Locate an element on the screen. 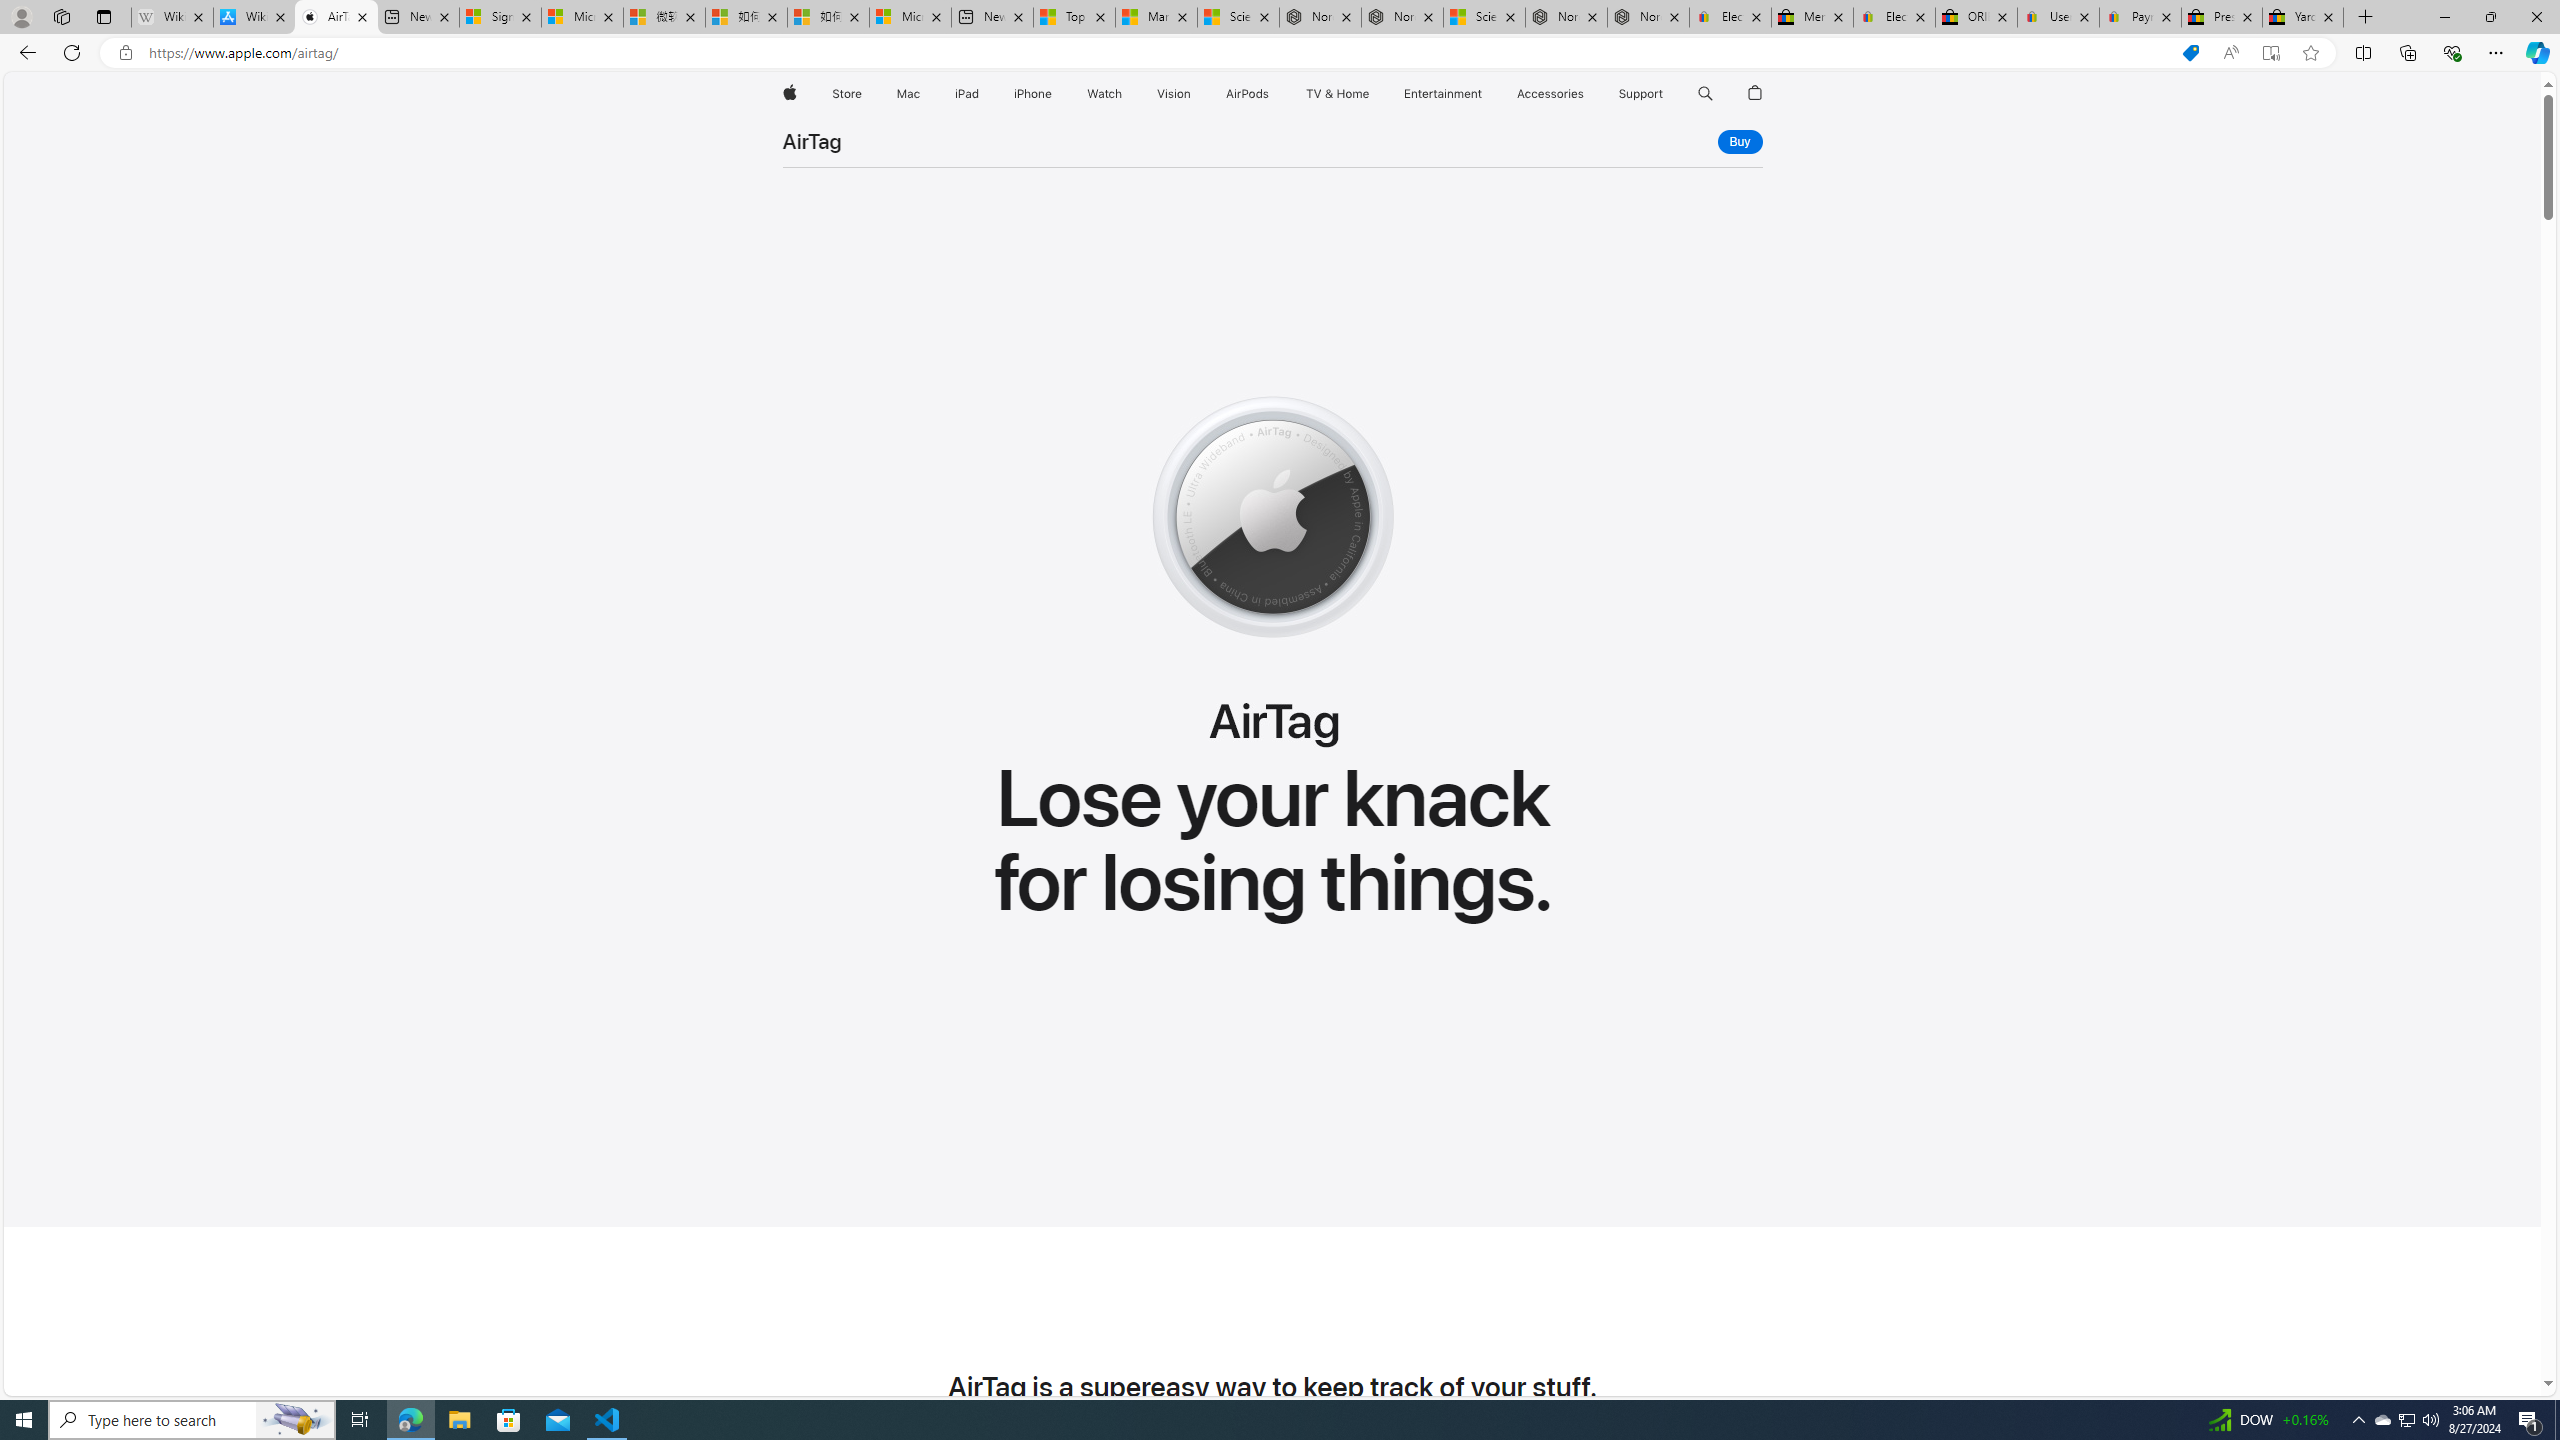  'Apple' is located at coordinates (787, 93).